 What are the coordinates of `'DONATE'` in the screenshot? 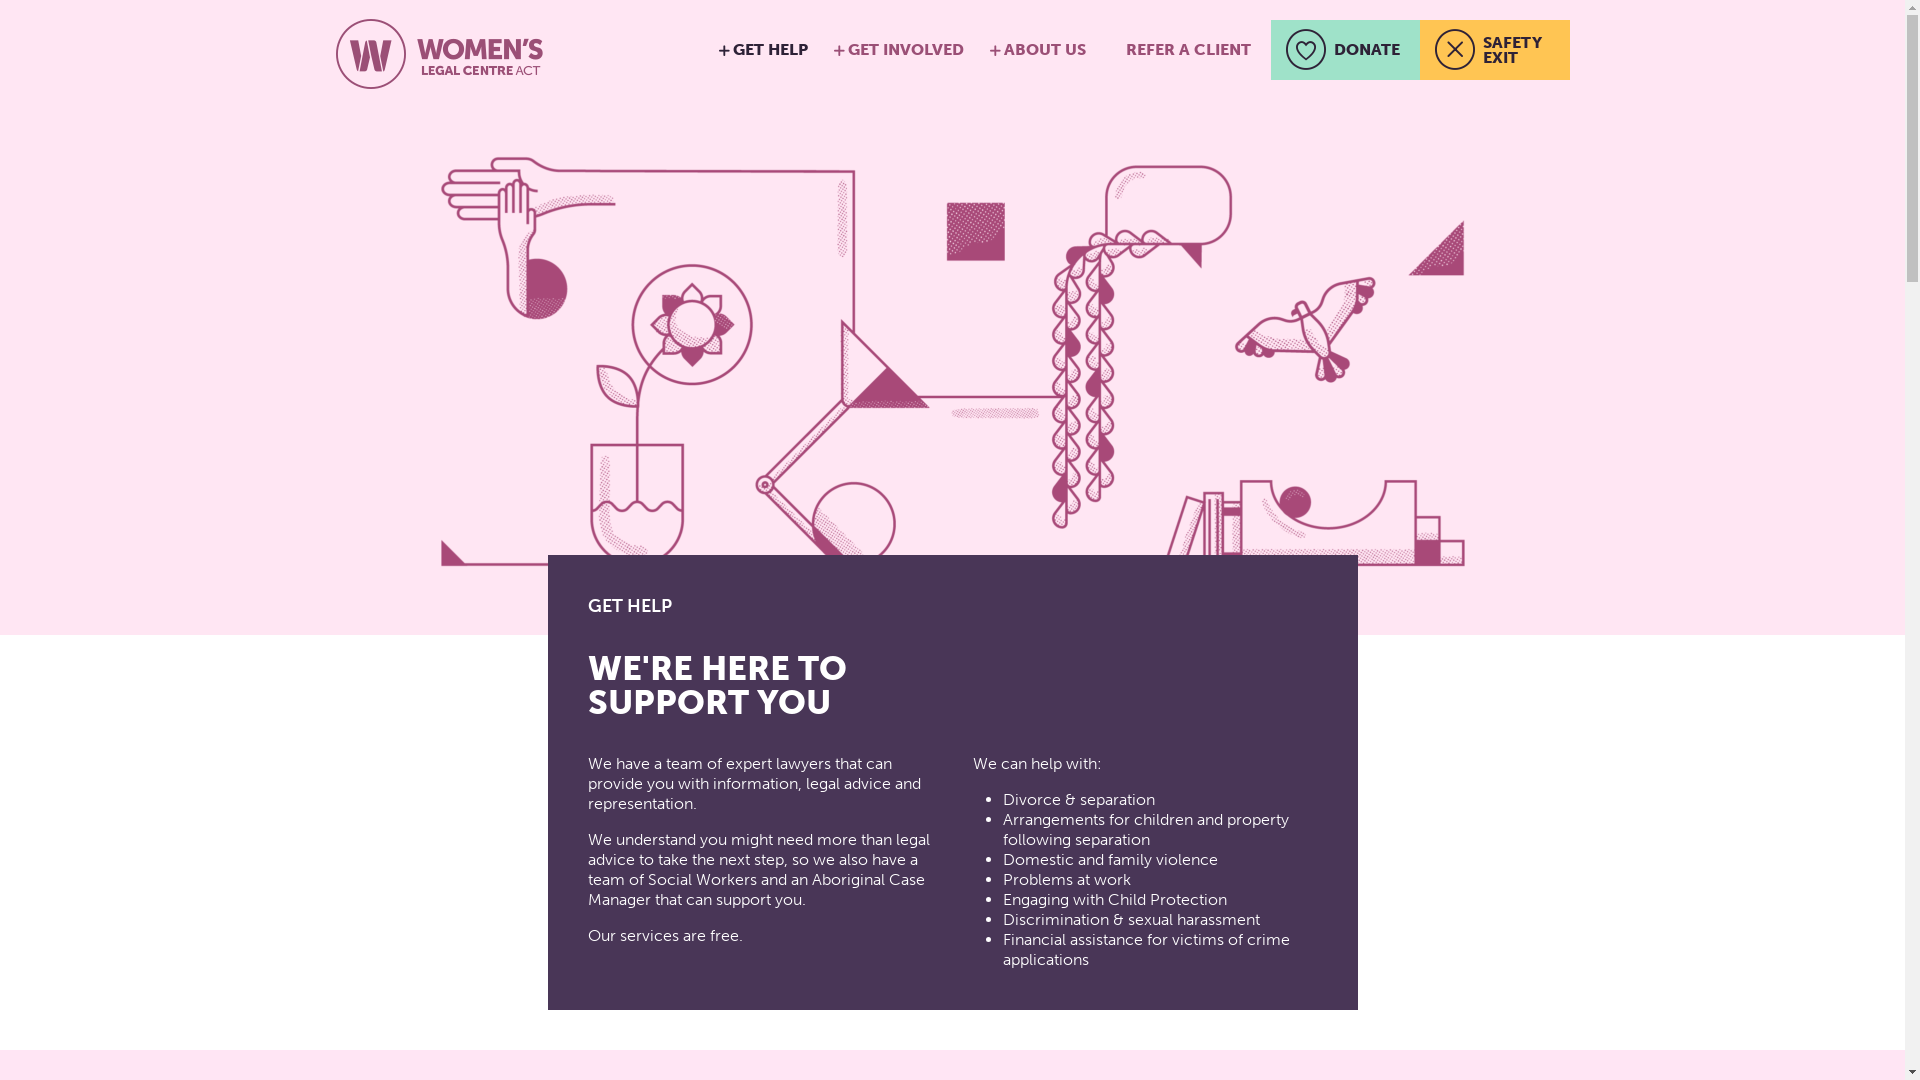 It's located at (1344, 49).